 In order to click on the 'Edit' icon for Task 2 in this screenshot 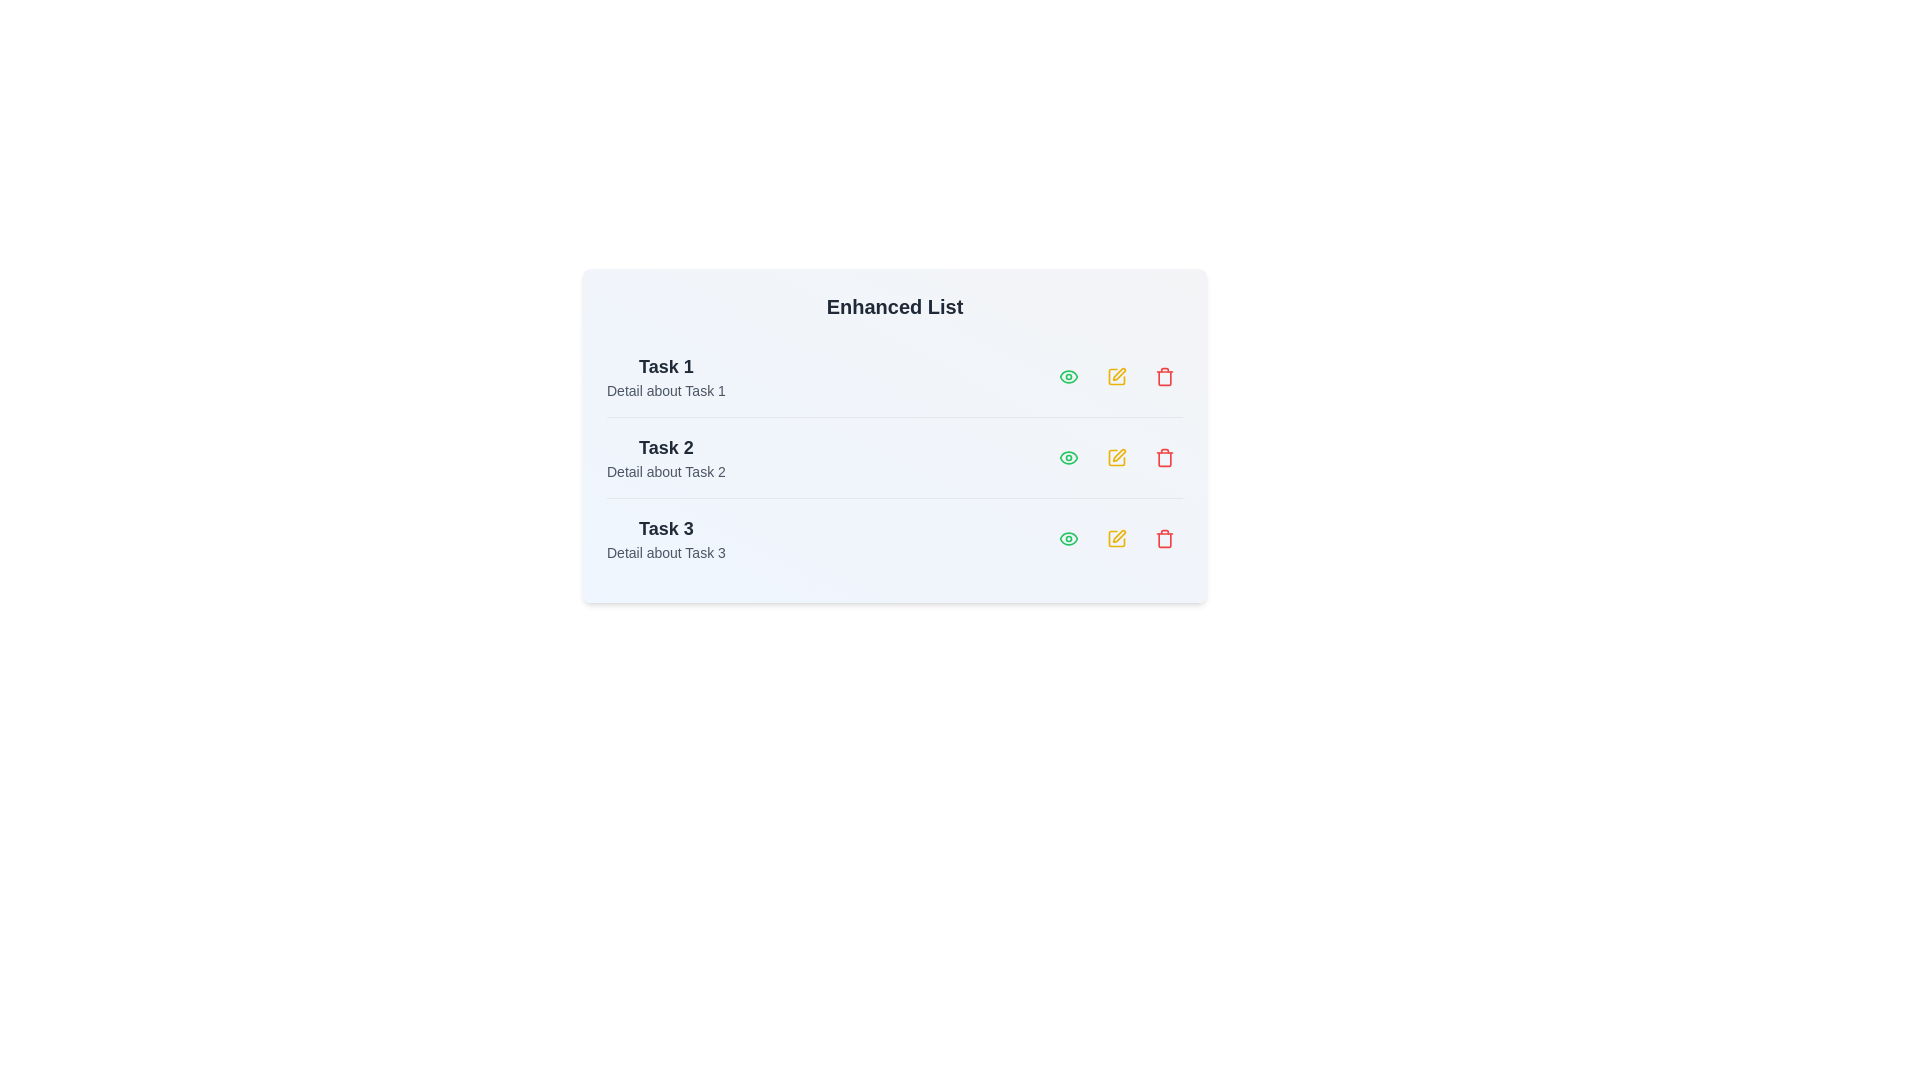, I will do `click(1116, 458)`.